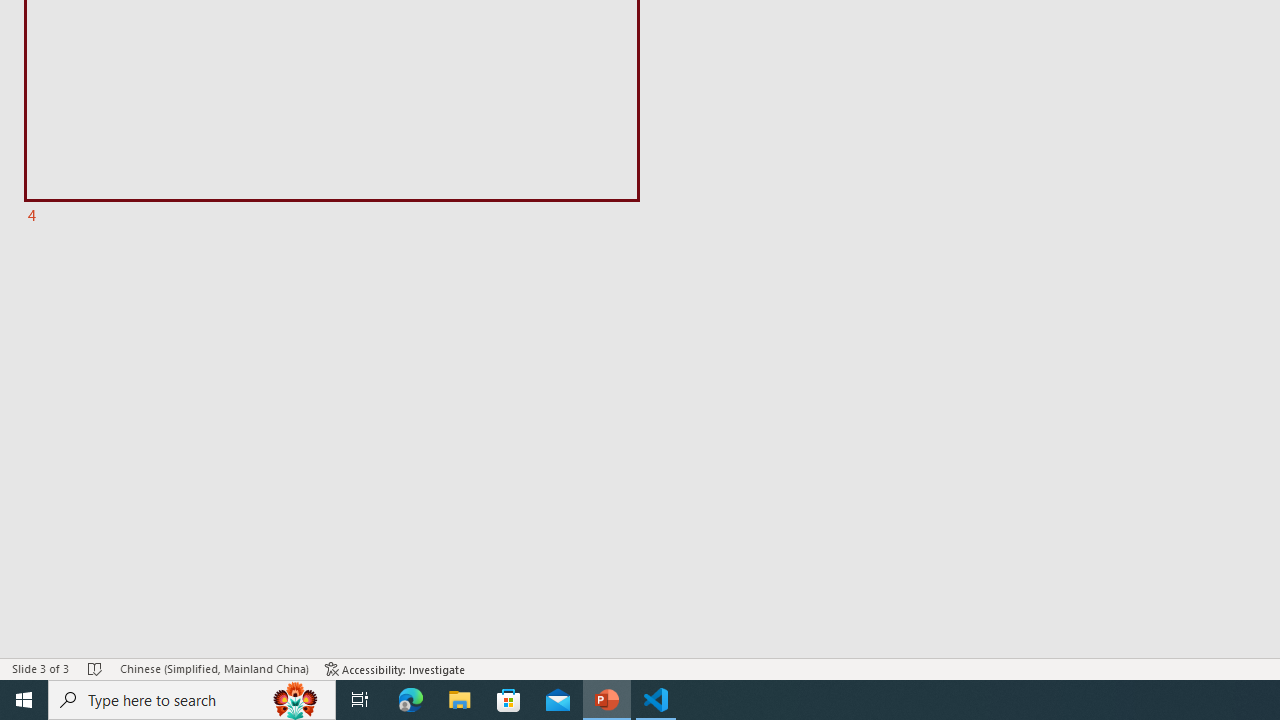 This screenshot has height=720, width=1280. I want to click on 'Accessibility Checker Accessibility: Investigate', so click(395, 669).